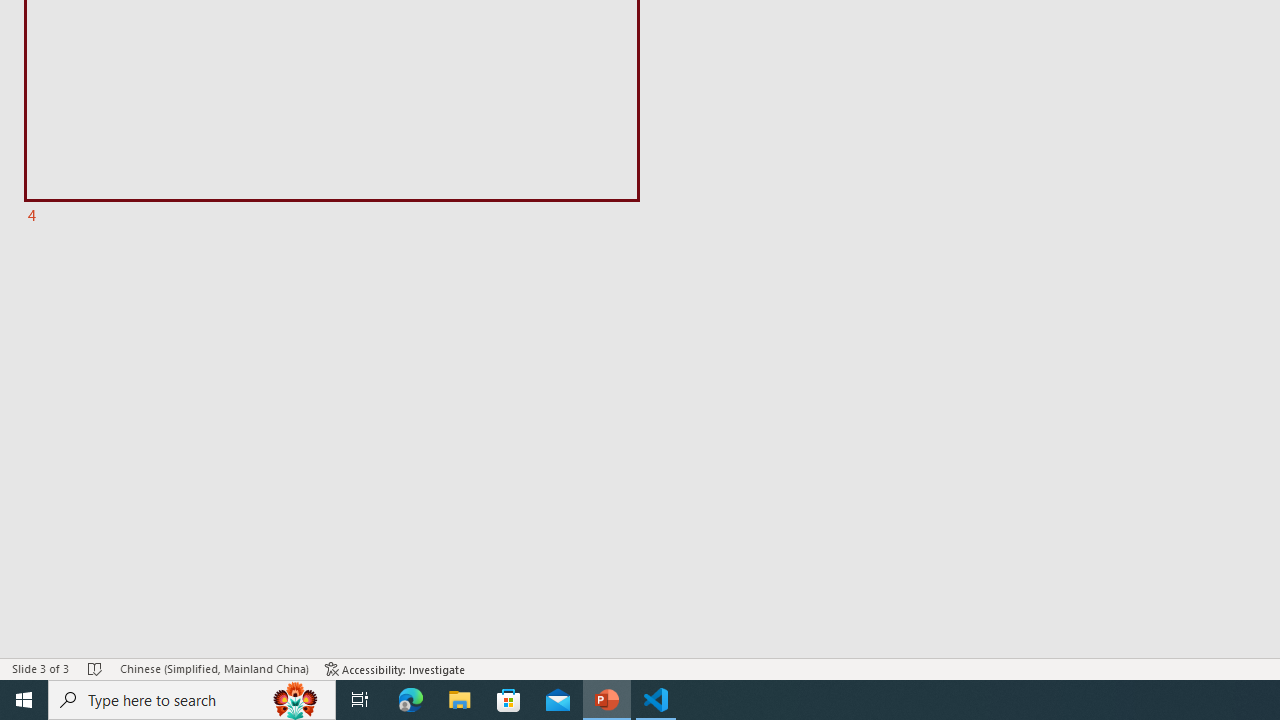 This screenshot has height=720, width=1280. I want to click on 'Accessibility Checker Accessibility: Investigate', so click(395, 669).